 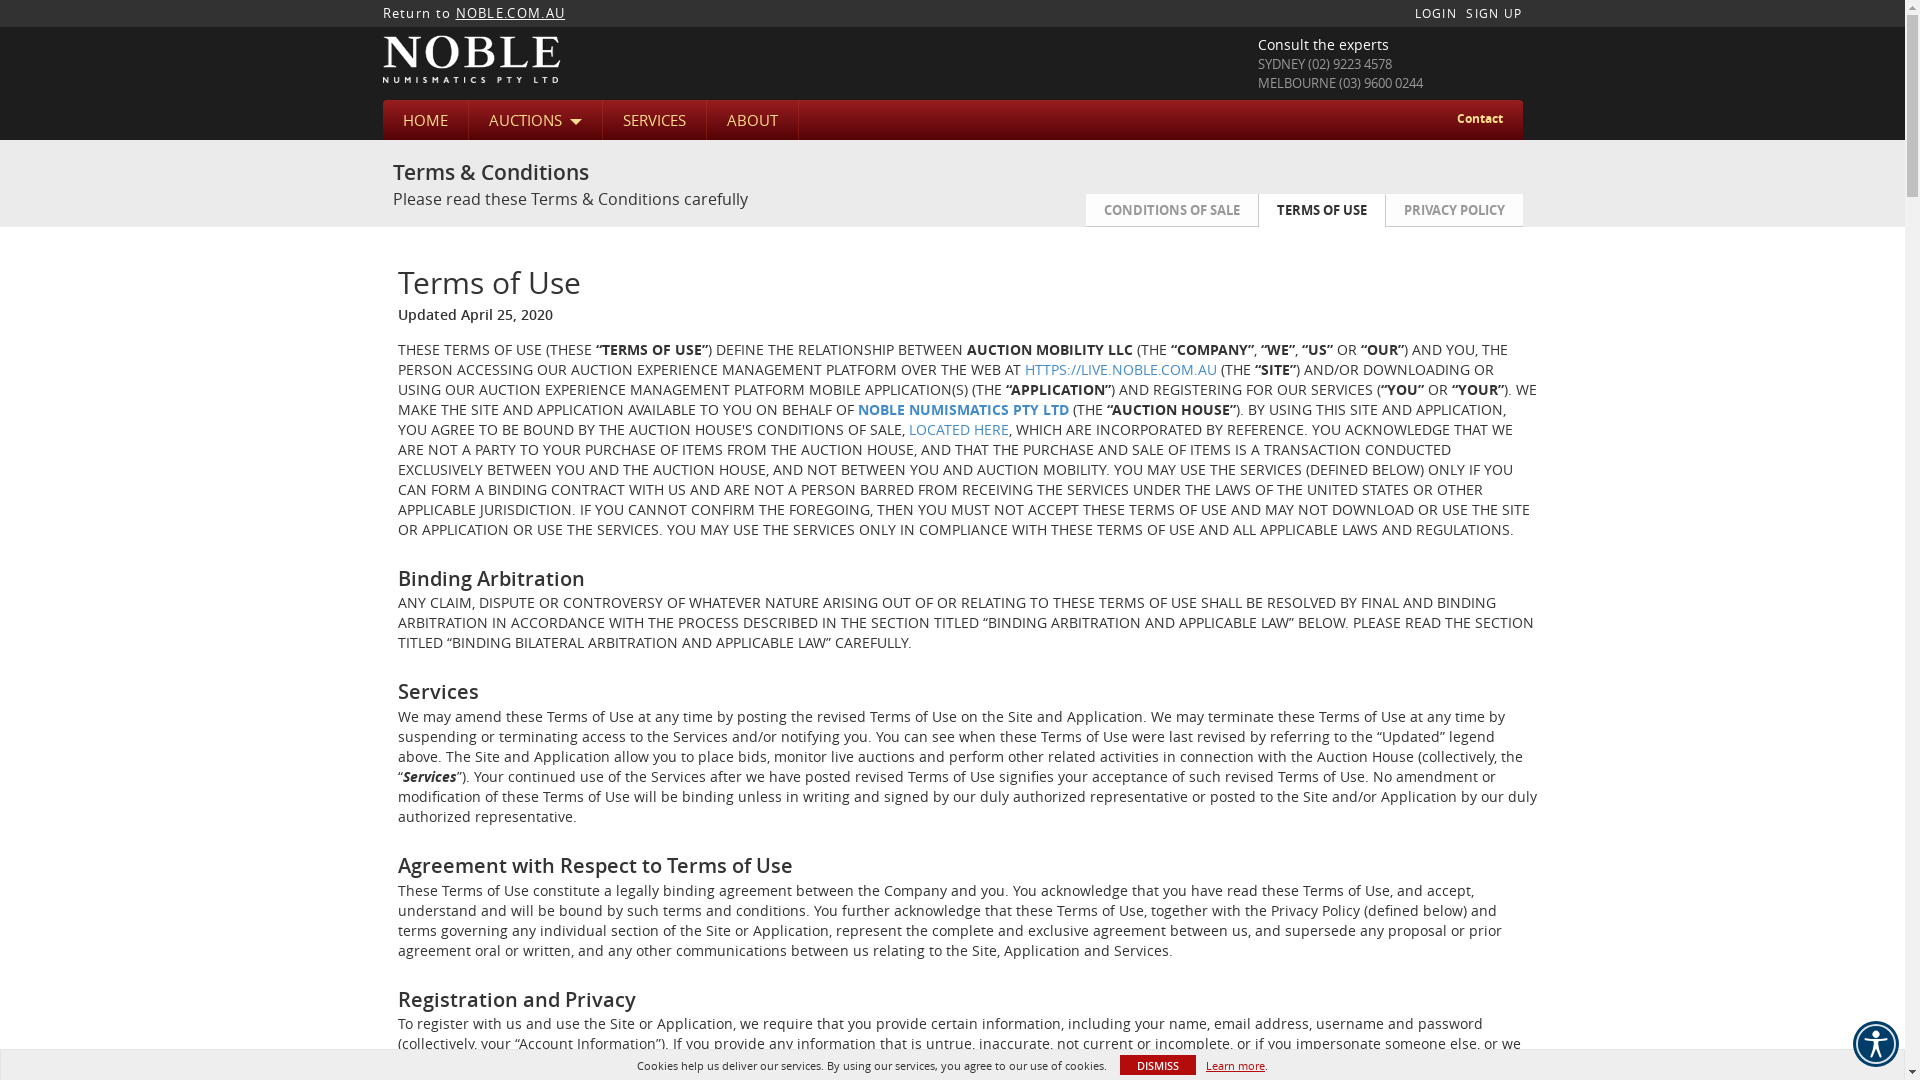 I want to click on 'HOME', so click(x=423, y=119).